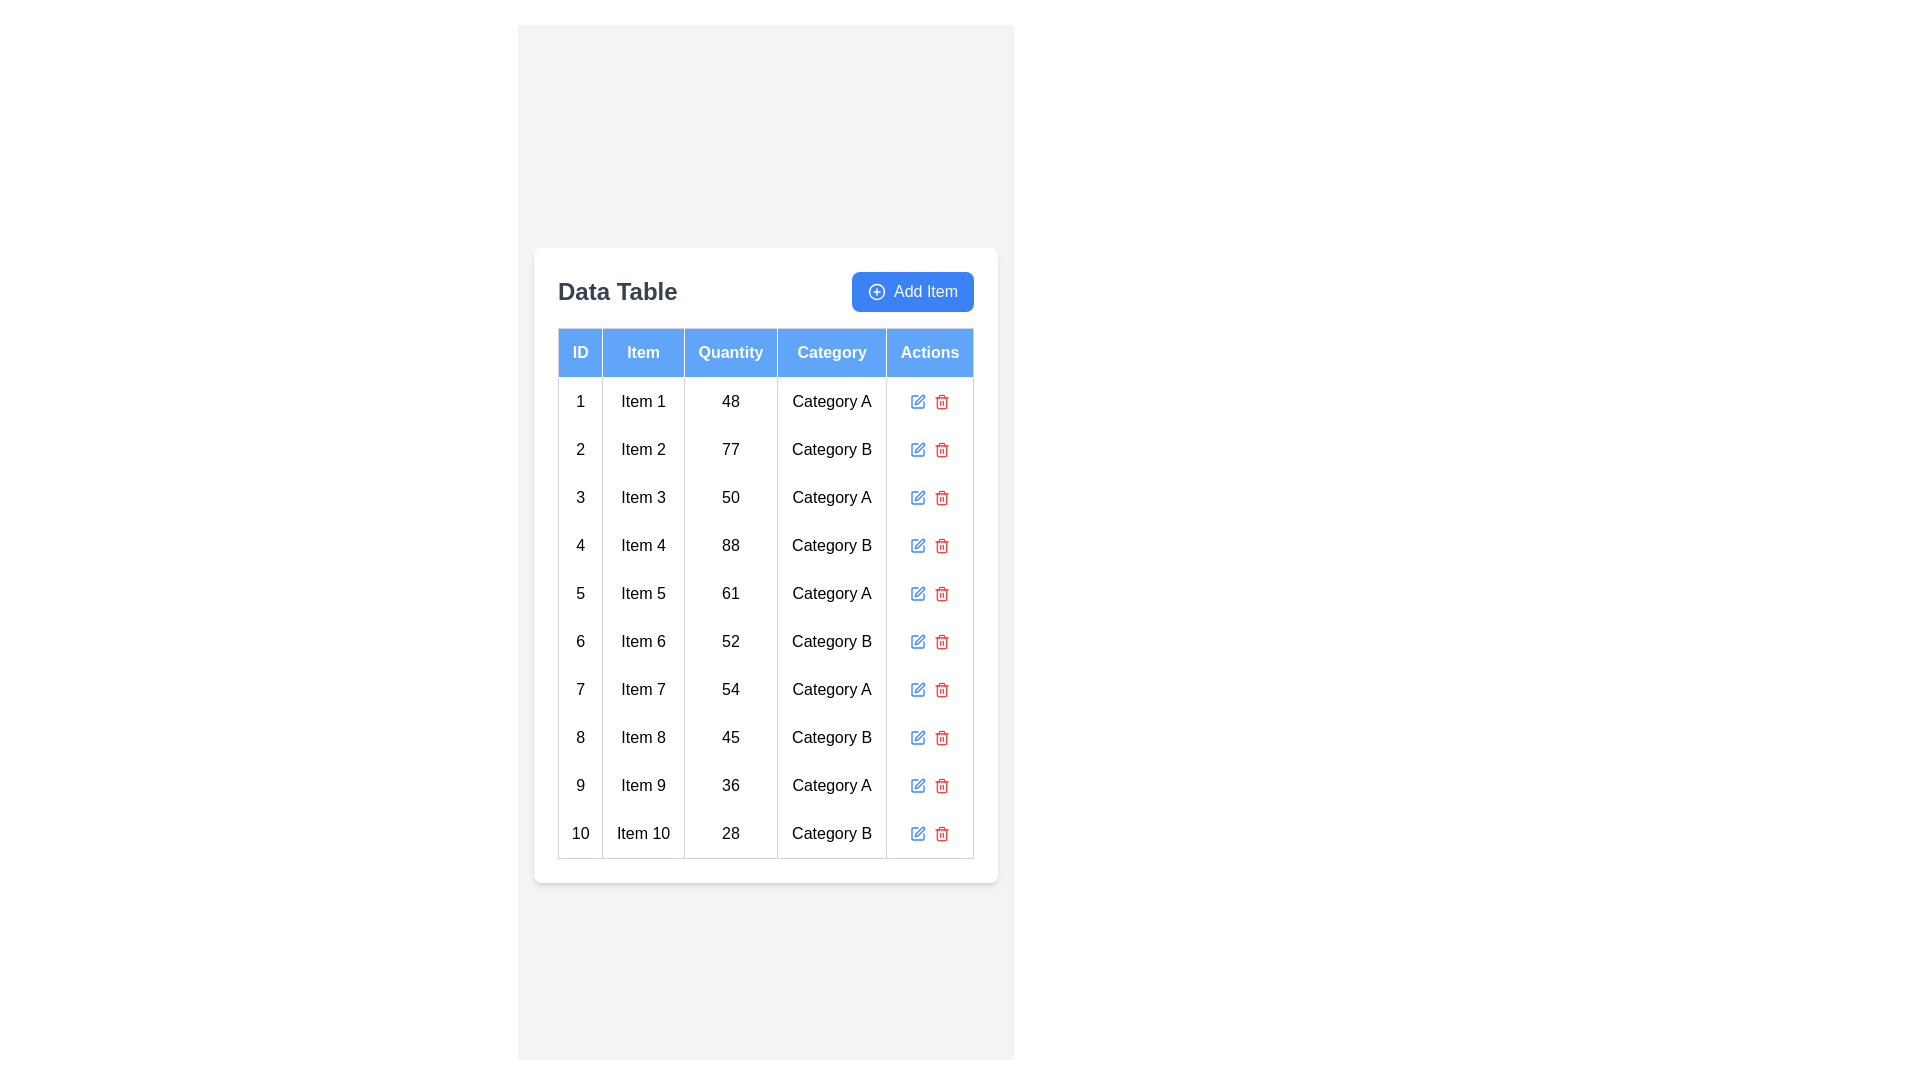 This screenshot has height=1080, width=1920. Describe the element at coordinates (941, 592) in the screenshot. I see `the trashcan icon button in the 'Actions' column of the fifth row` at that location.